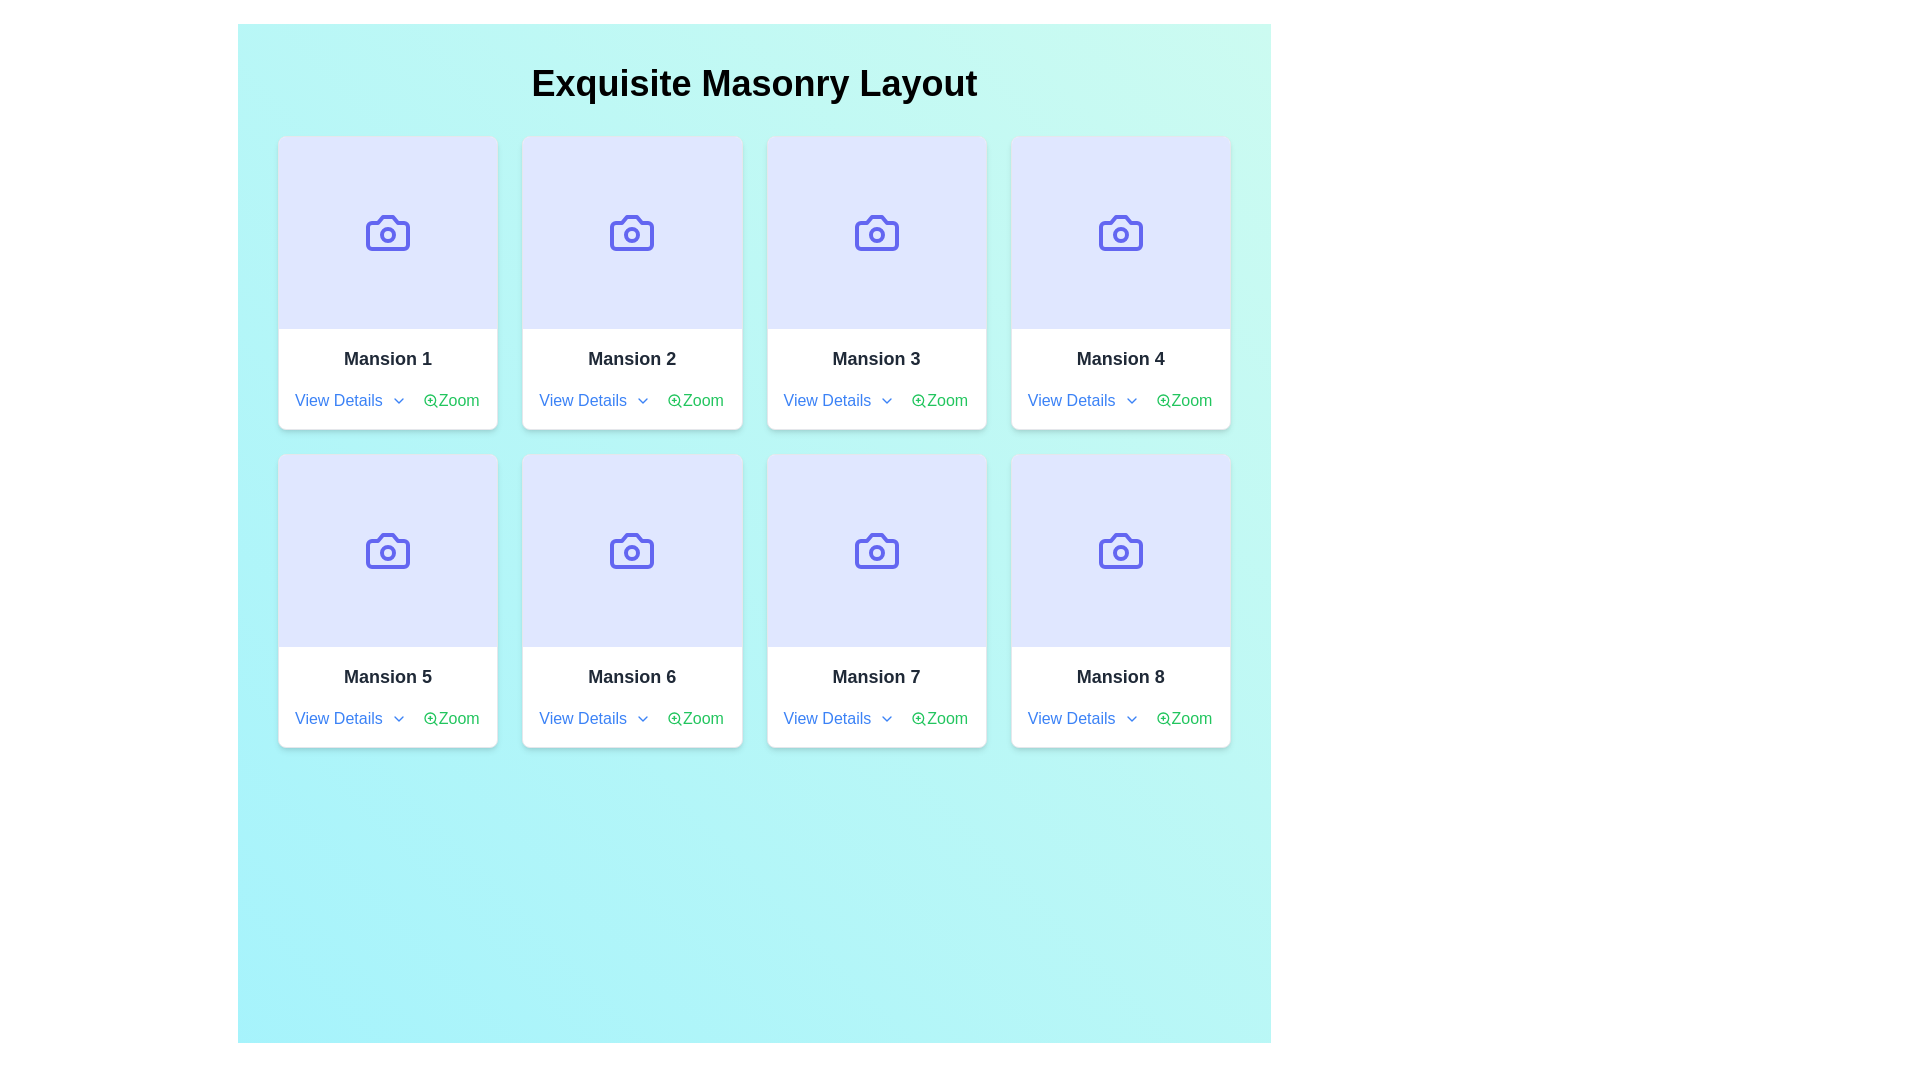  What do you see at coordinates (876, 551) in the screenshot?
I see `the vibrant indigo camera icon located within the card labeled 'Mansion 7' in the second row, third column of the grid layout` at bounding box center [876, 551].